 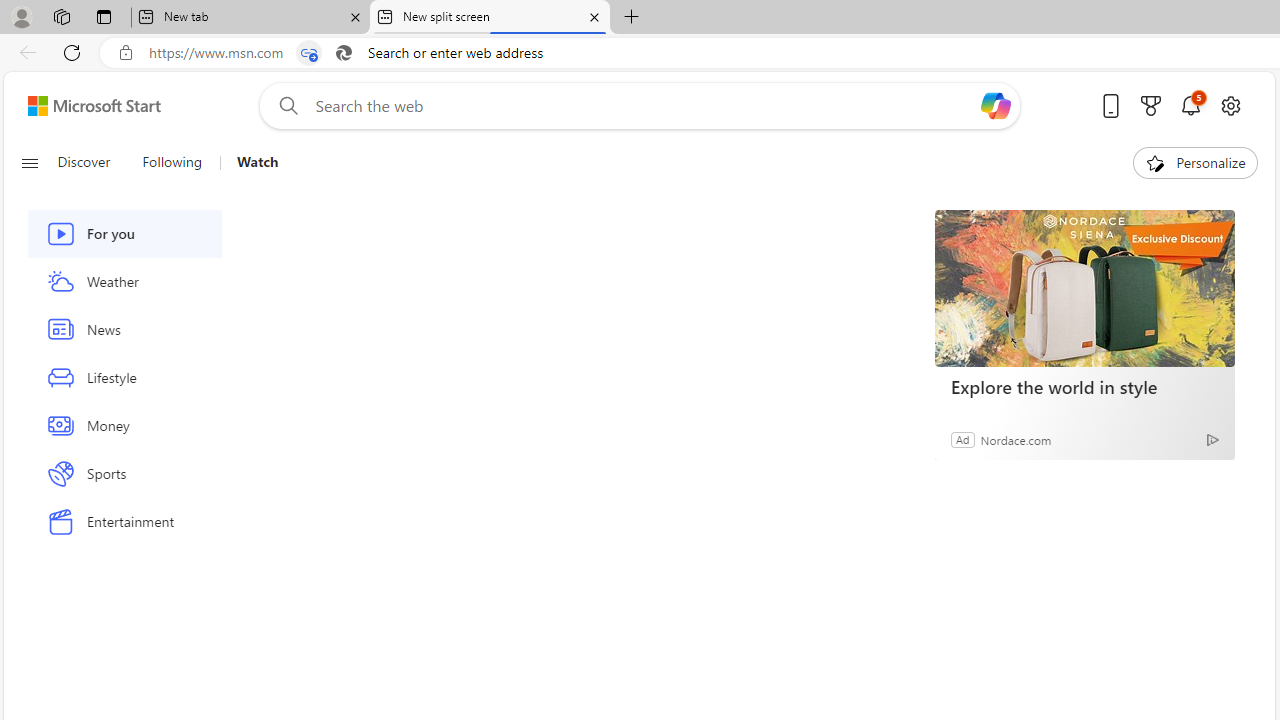 I want to click on 'Tabs in split screen', so click(x=308, y=52).